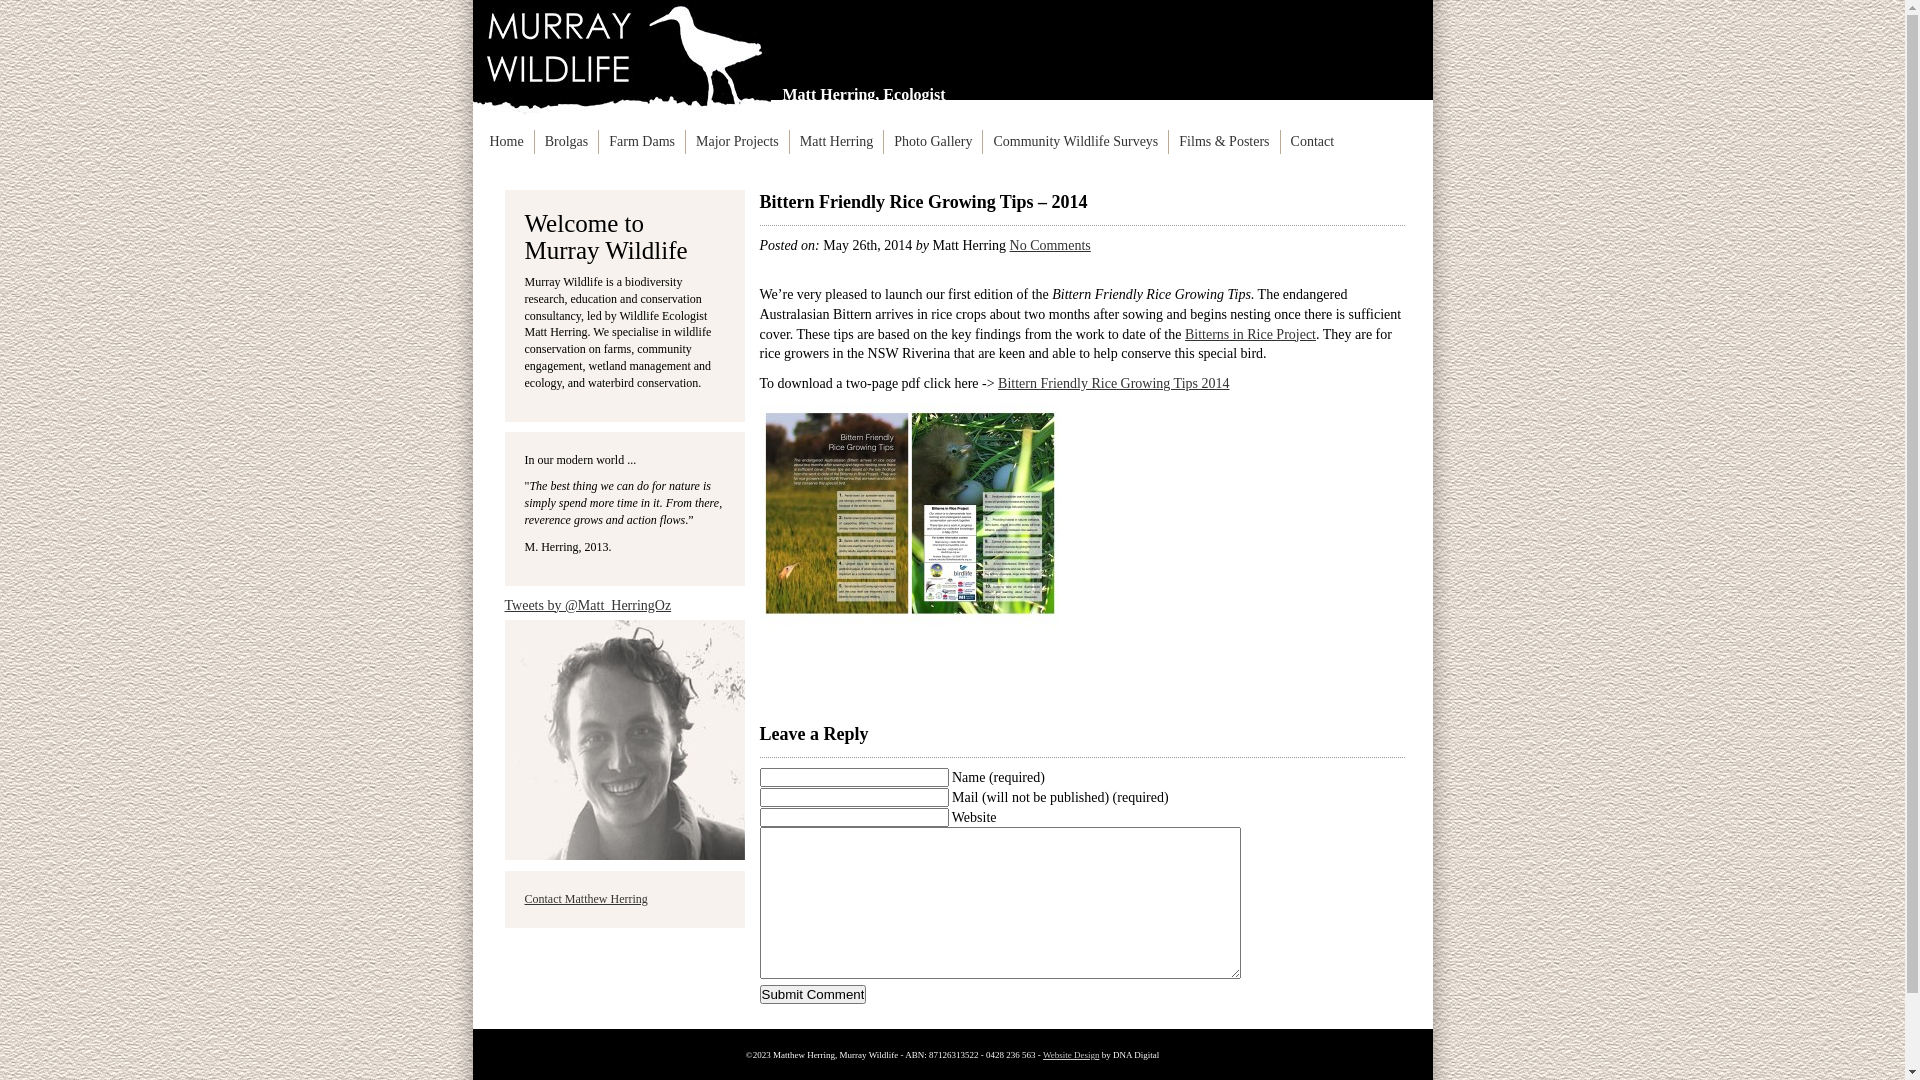 The height and width of the screenshot is (1080, 1920). Describe the element at coordinates (882, 141) in the screenshot. I see `'Photo Gallery'` at that location.